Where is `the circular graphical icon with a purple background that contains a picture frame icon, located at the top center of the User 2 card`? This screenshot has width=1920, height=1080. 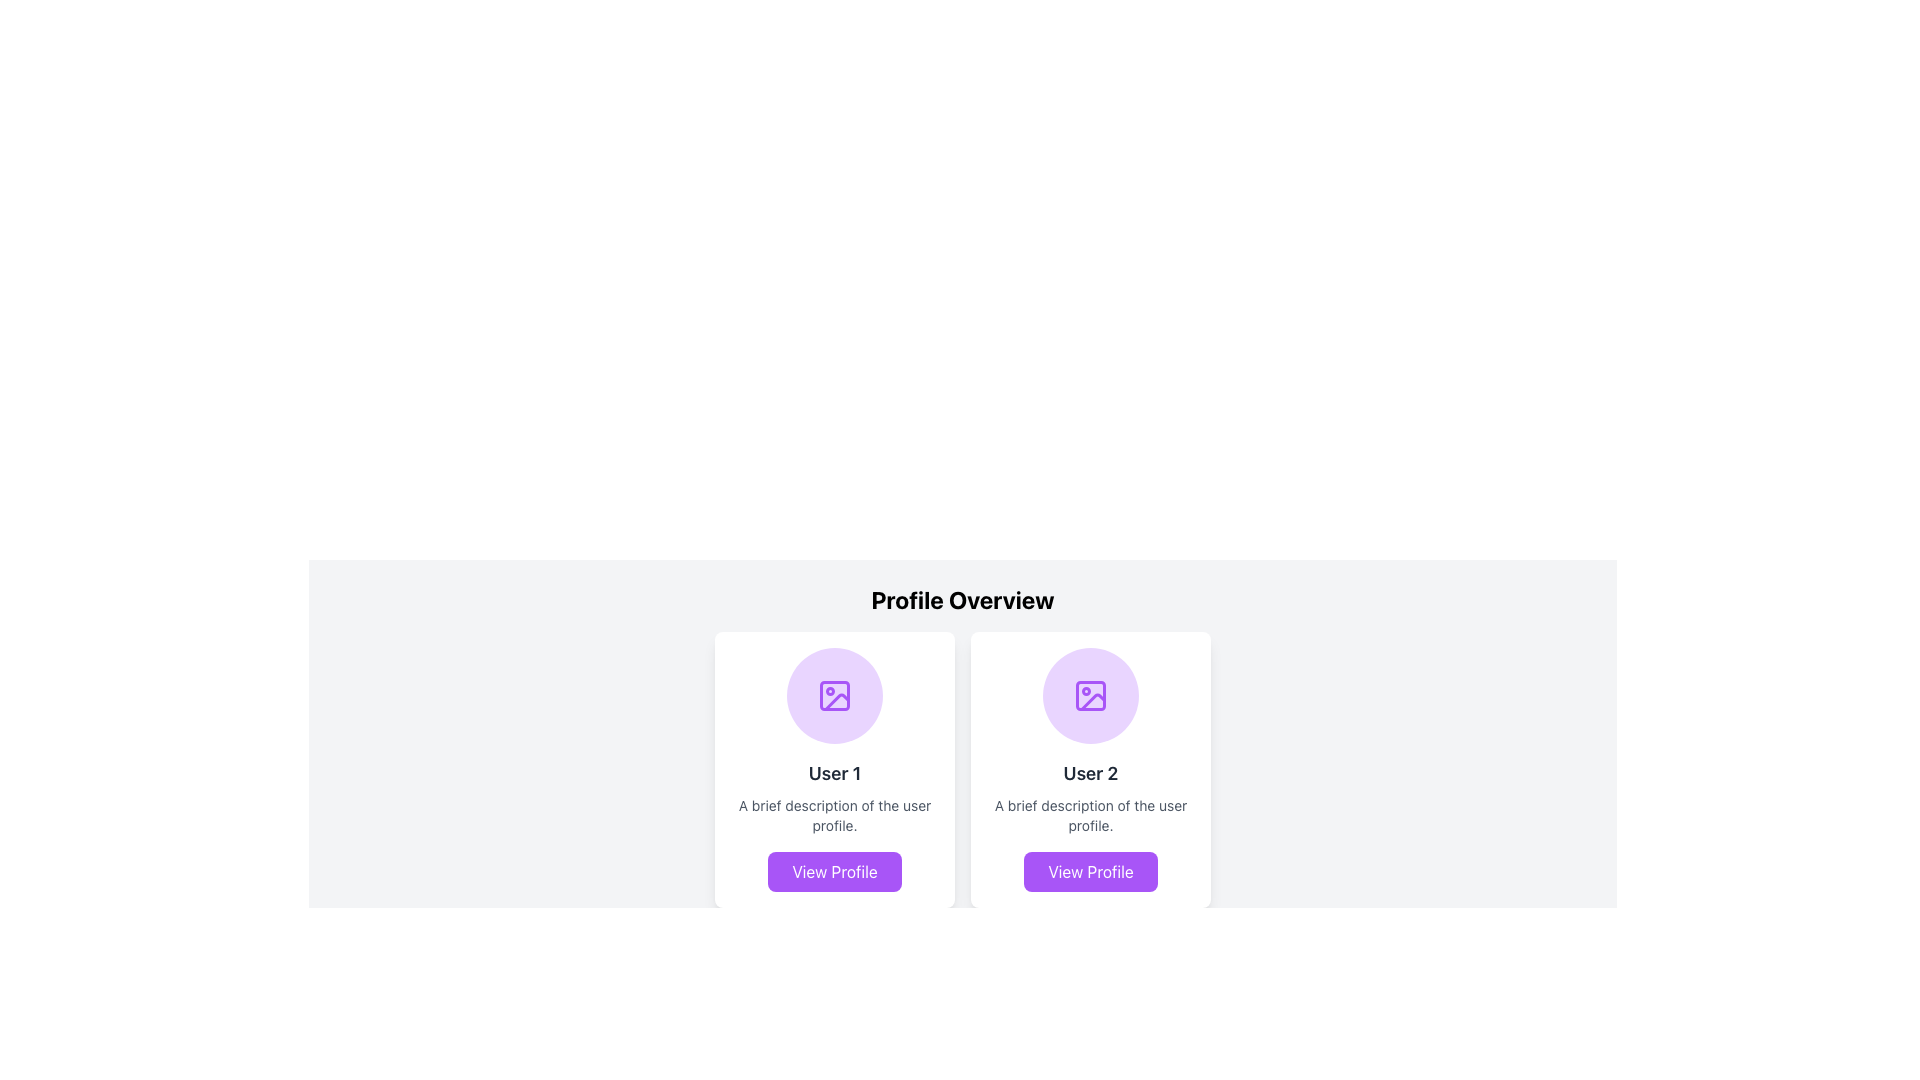 the circular graphical icon with a purple background that contains a picture frame icon, located at the top center of the User 2 card is located at coordinates (1089, 694).